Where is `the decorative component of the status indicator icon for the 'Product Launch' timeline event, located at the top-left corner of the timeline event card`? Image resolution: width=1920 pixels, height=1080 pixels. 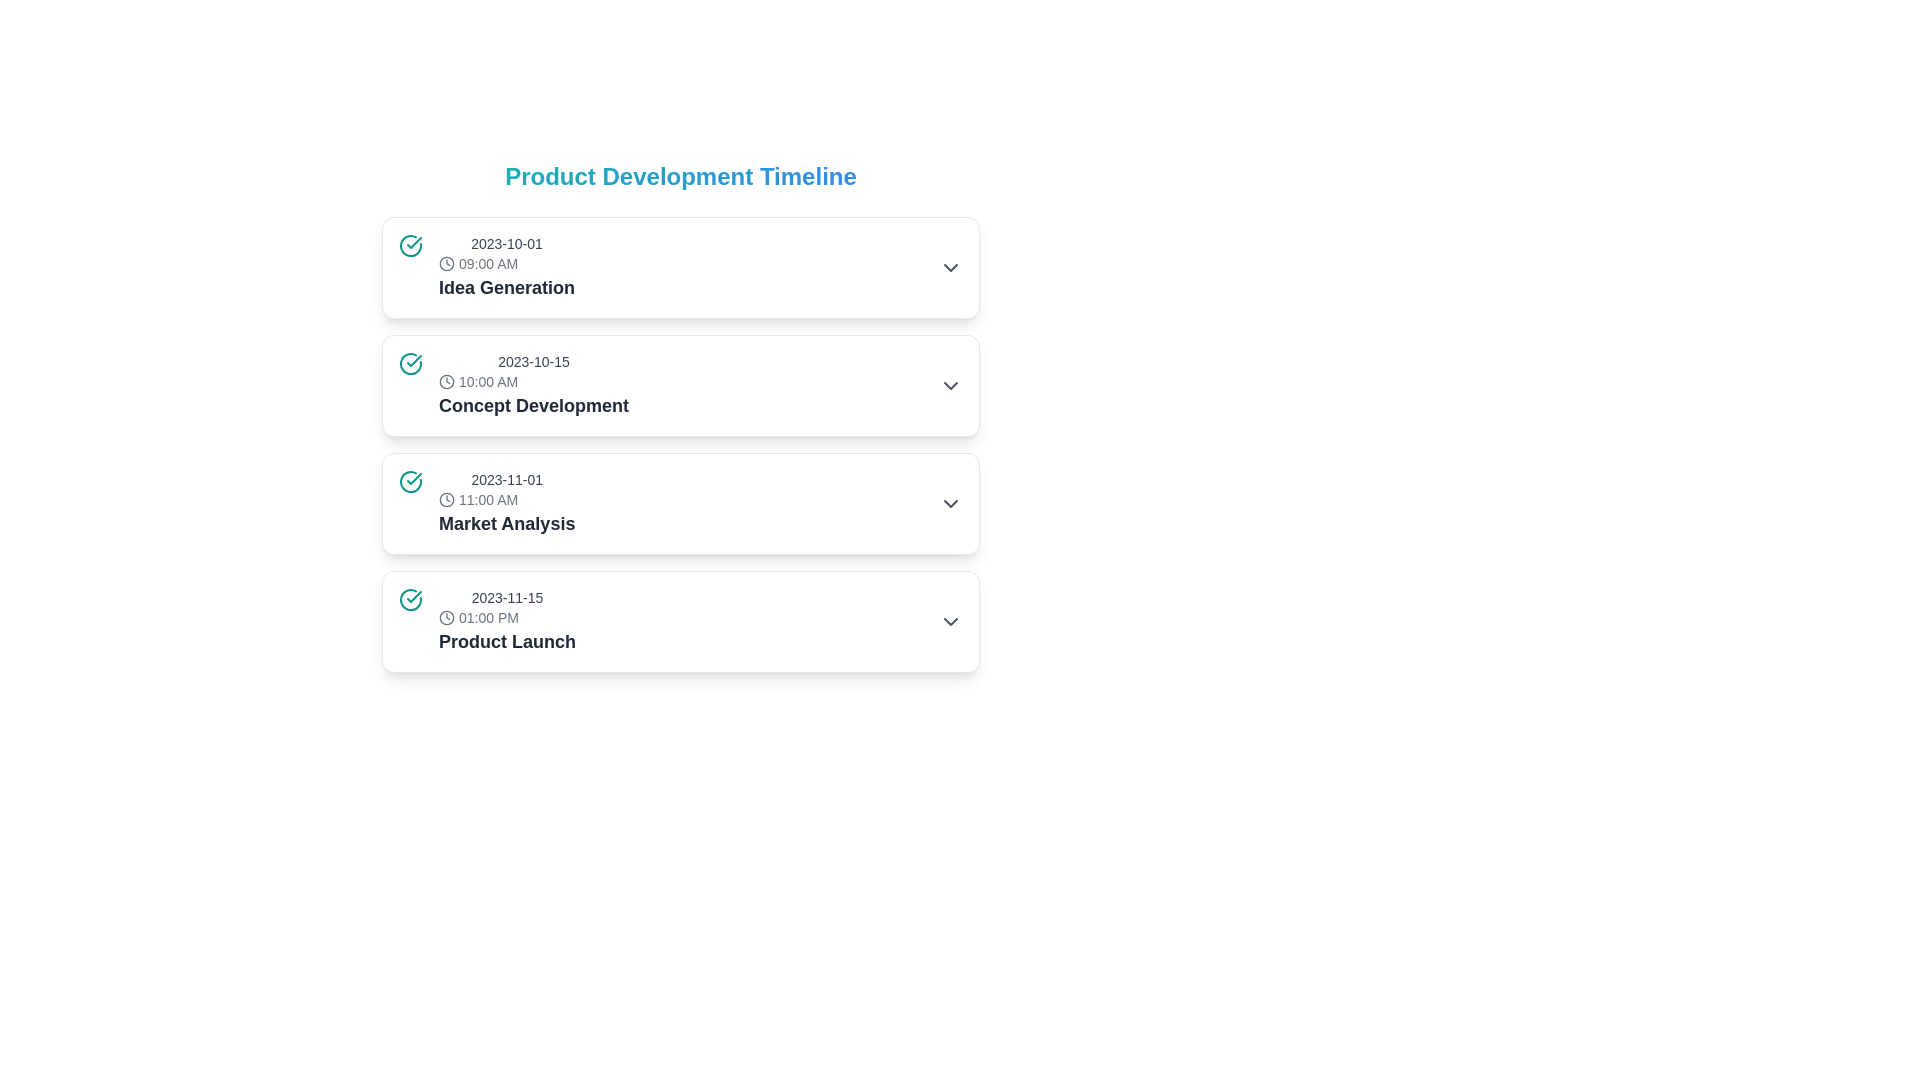 the decorative component of the status indicator icon for the 'Product Launch' timeline event, located at the top-left corner of the timeline event card is located at coordinates (410, 599).